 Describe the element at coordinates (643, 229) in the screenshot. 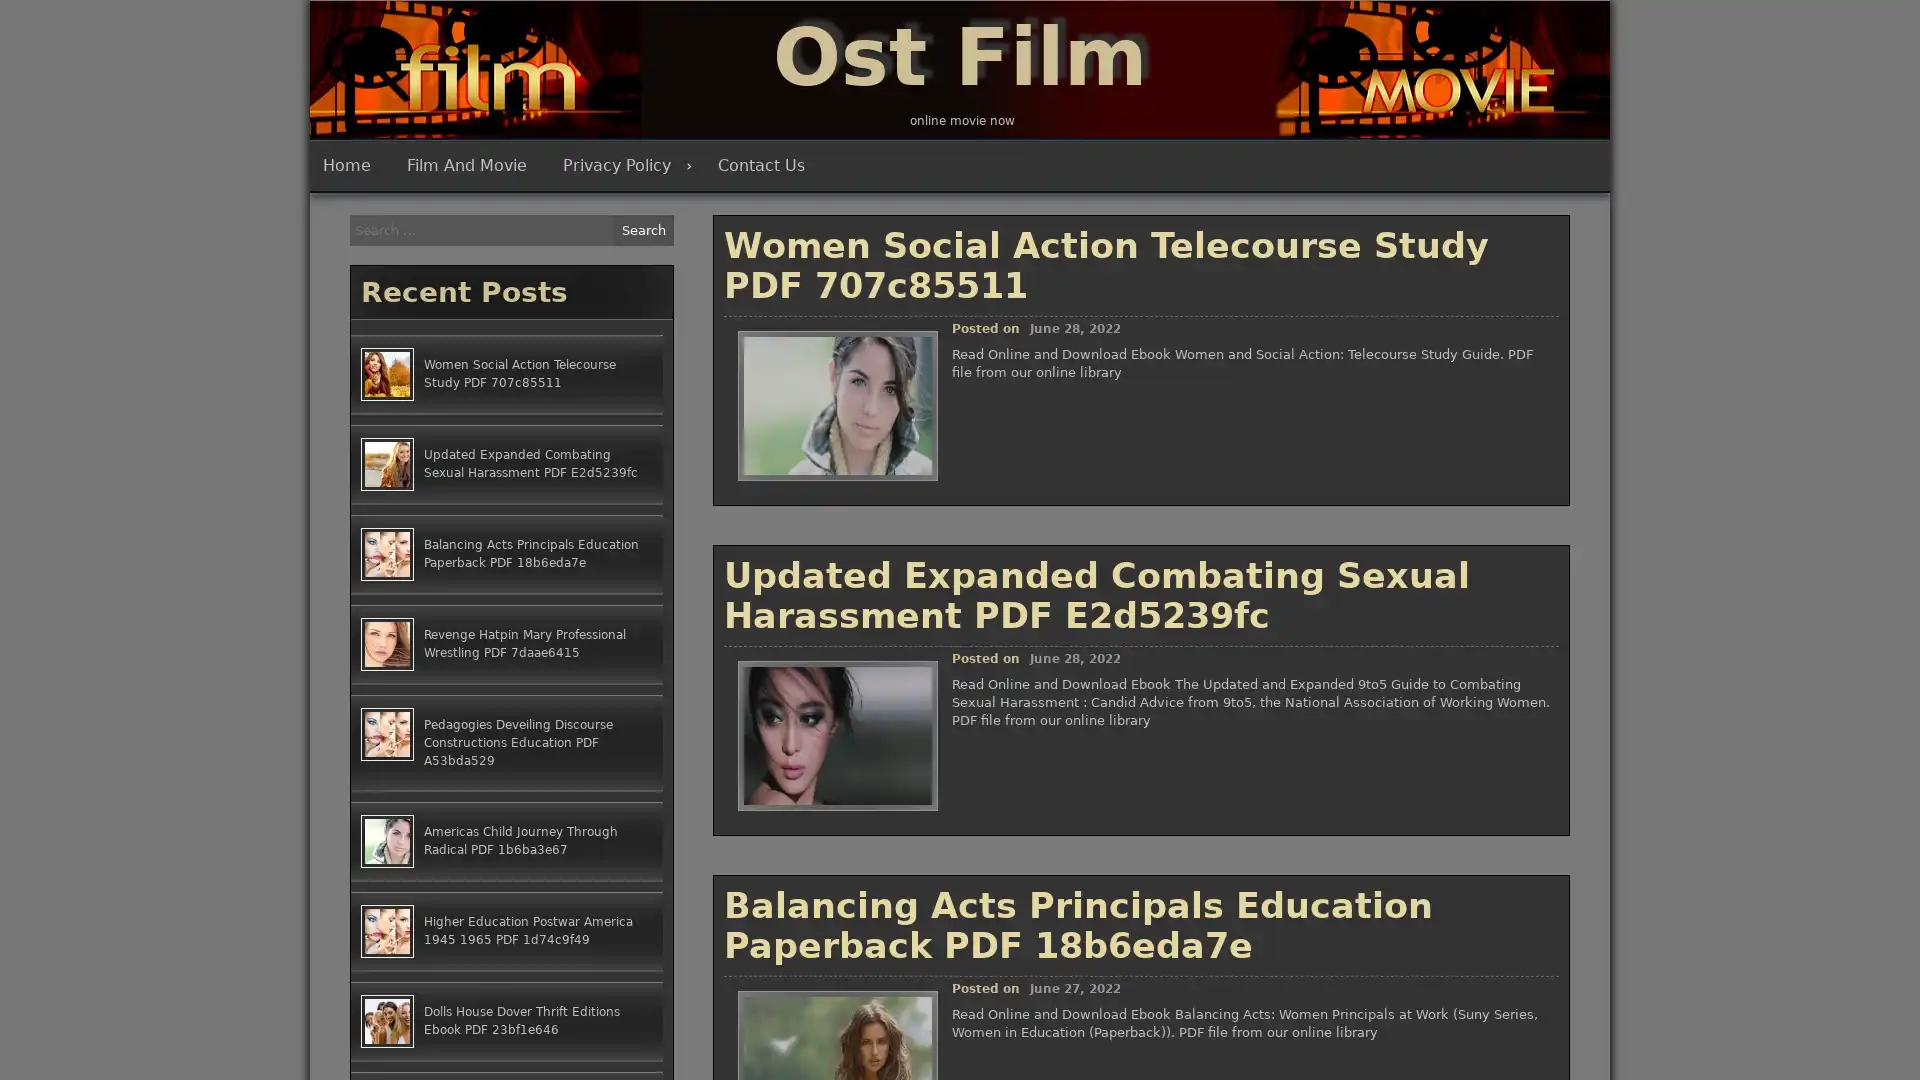

I see `Search` at that location.